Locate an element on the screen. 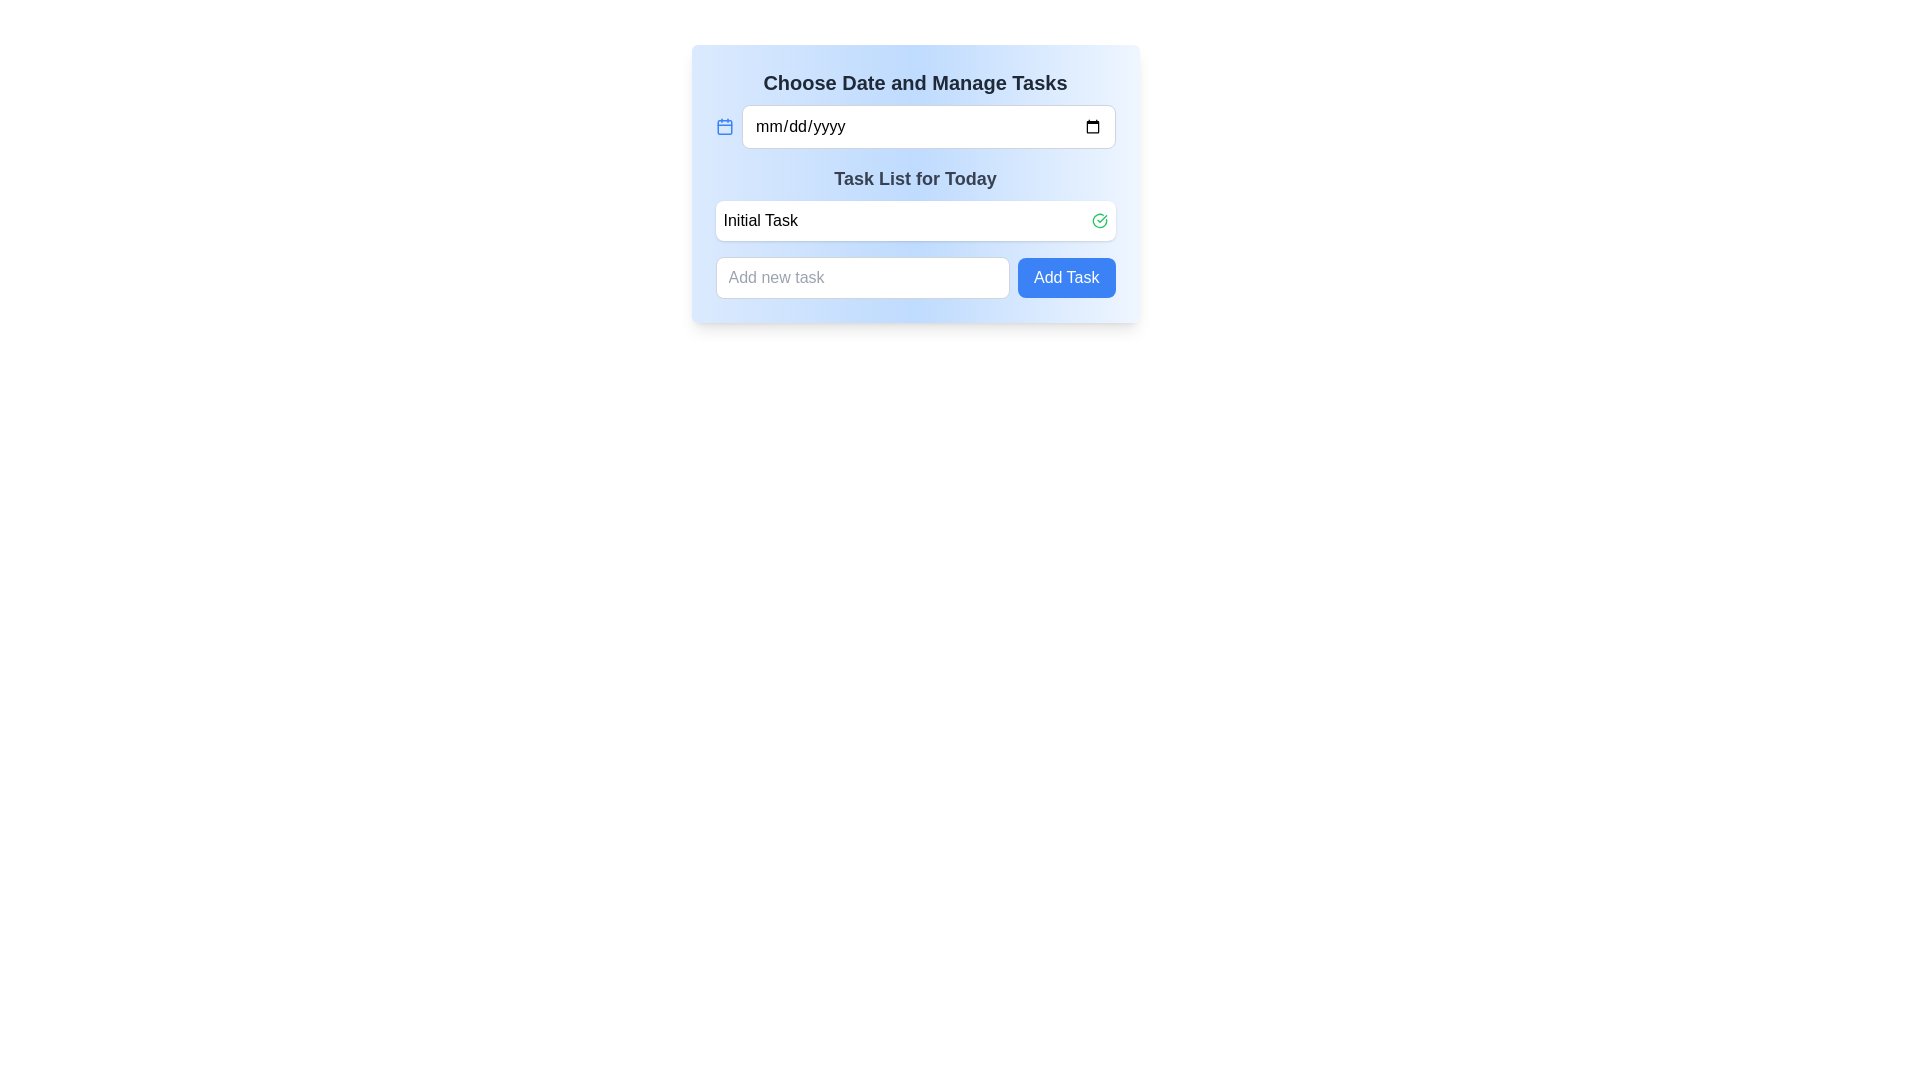  the static text header that serves as a title for the section displaying today's tasks, positioned centrally below the date picker is located at coordinates (914, 177).